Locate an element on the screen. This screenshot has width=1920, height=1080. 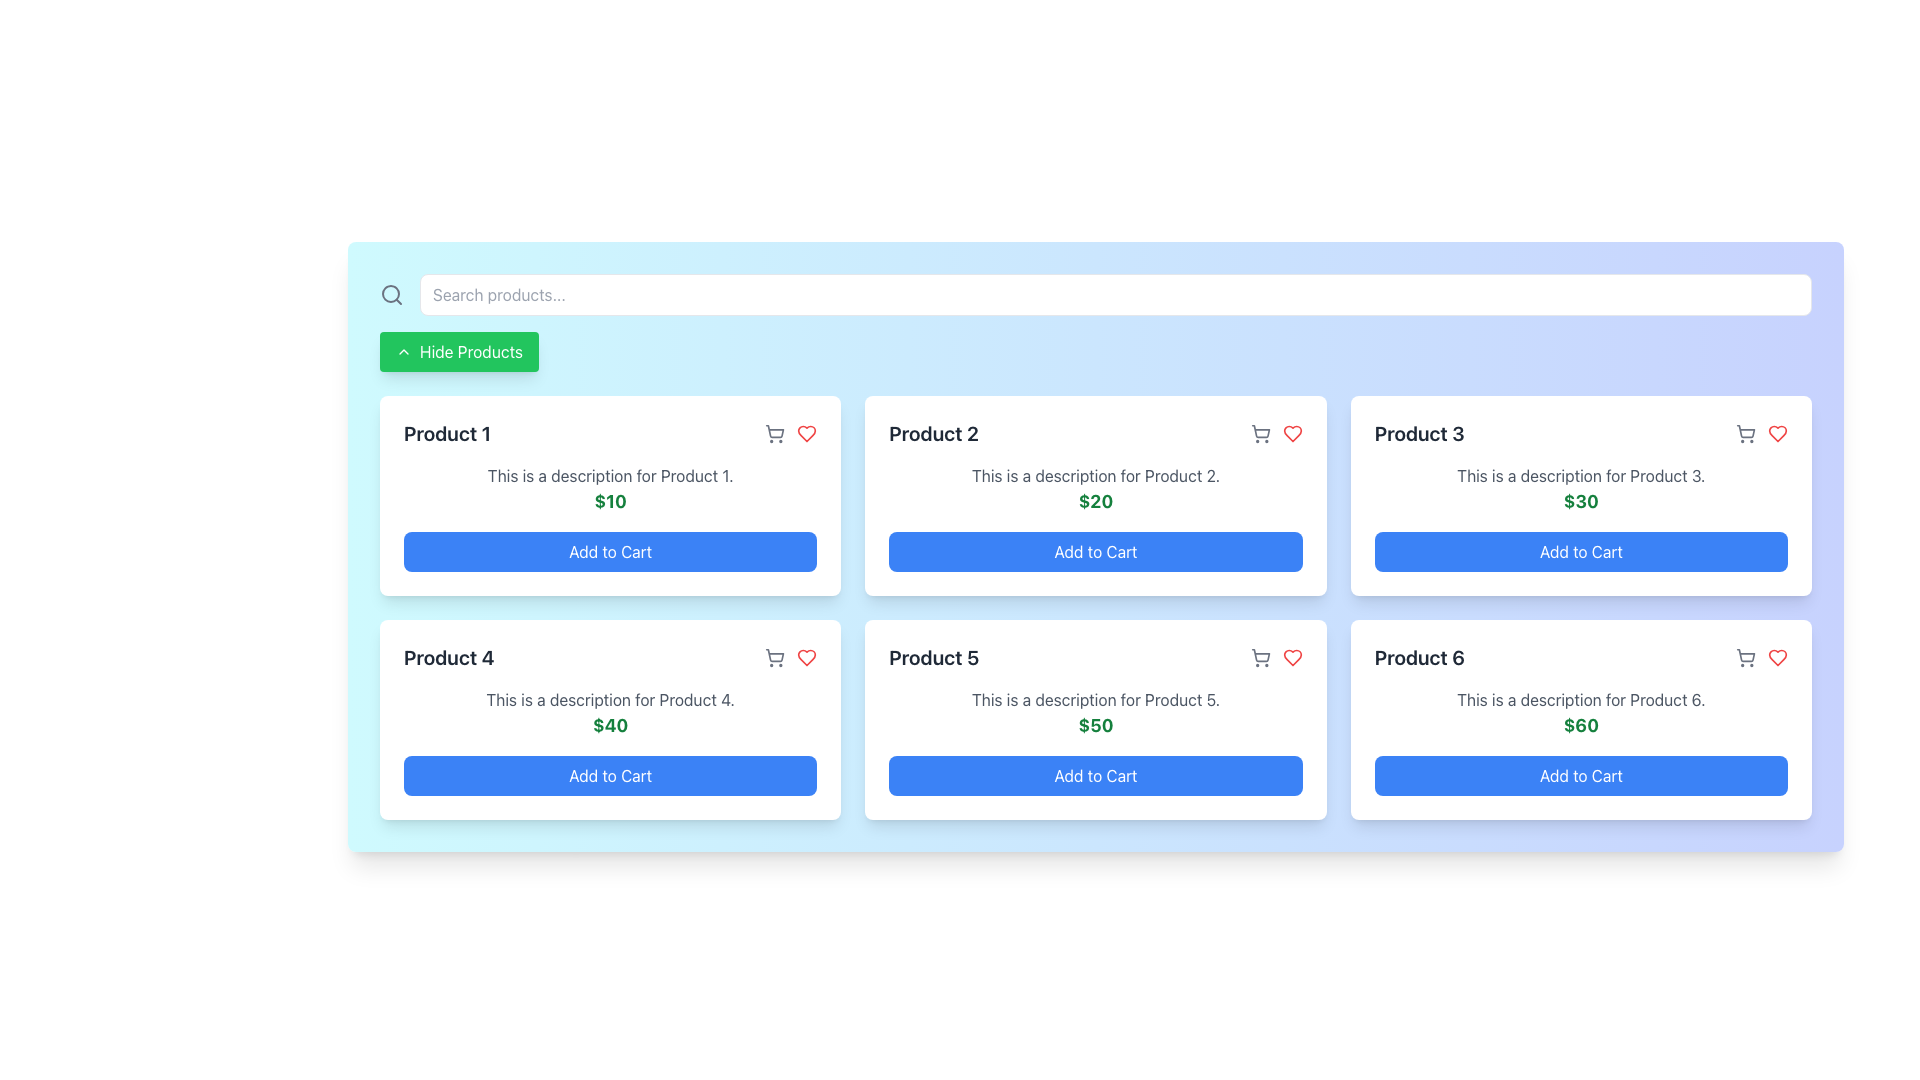
the gray shopping cart icon located in the fifth product card of the second row is located at coordinates (1259, 658).